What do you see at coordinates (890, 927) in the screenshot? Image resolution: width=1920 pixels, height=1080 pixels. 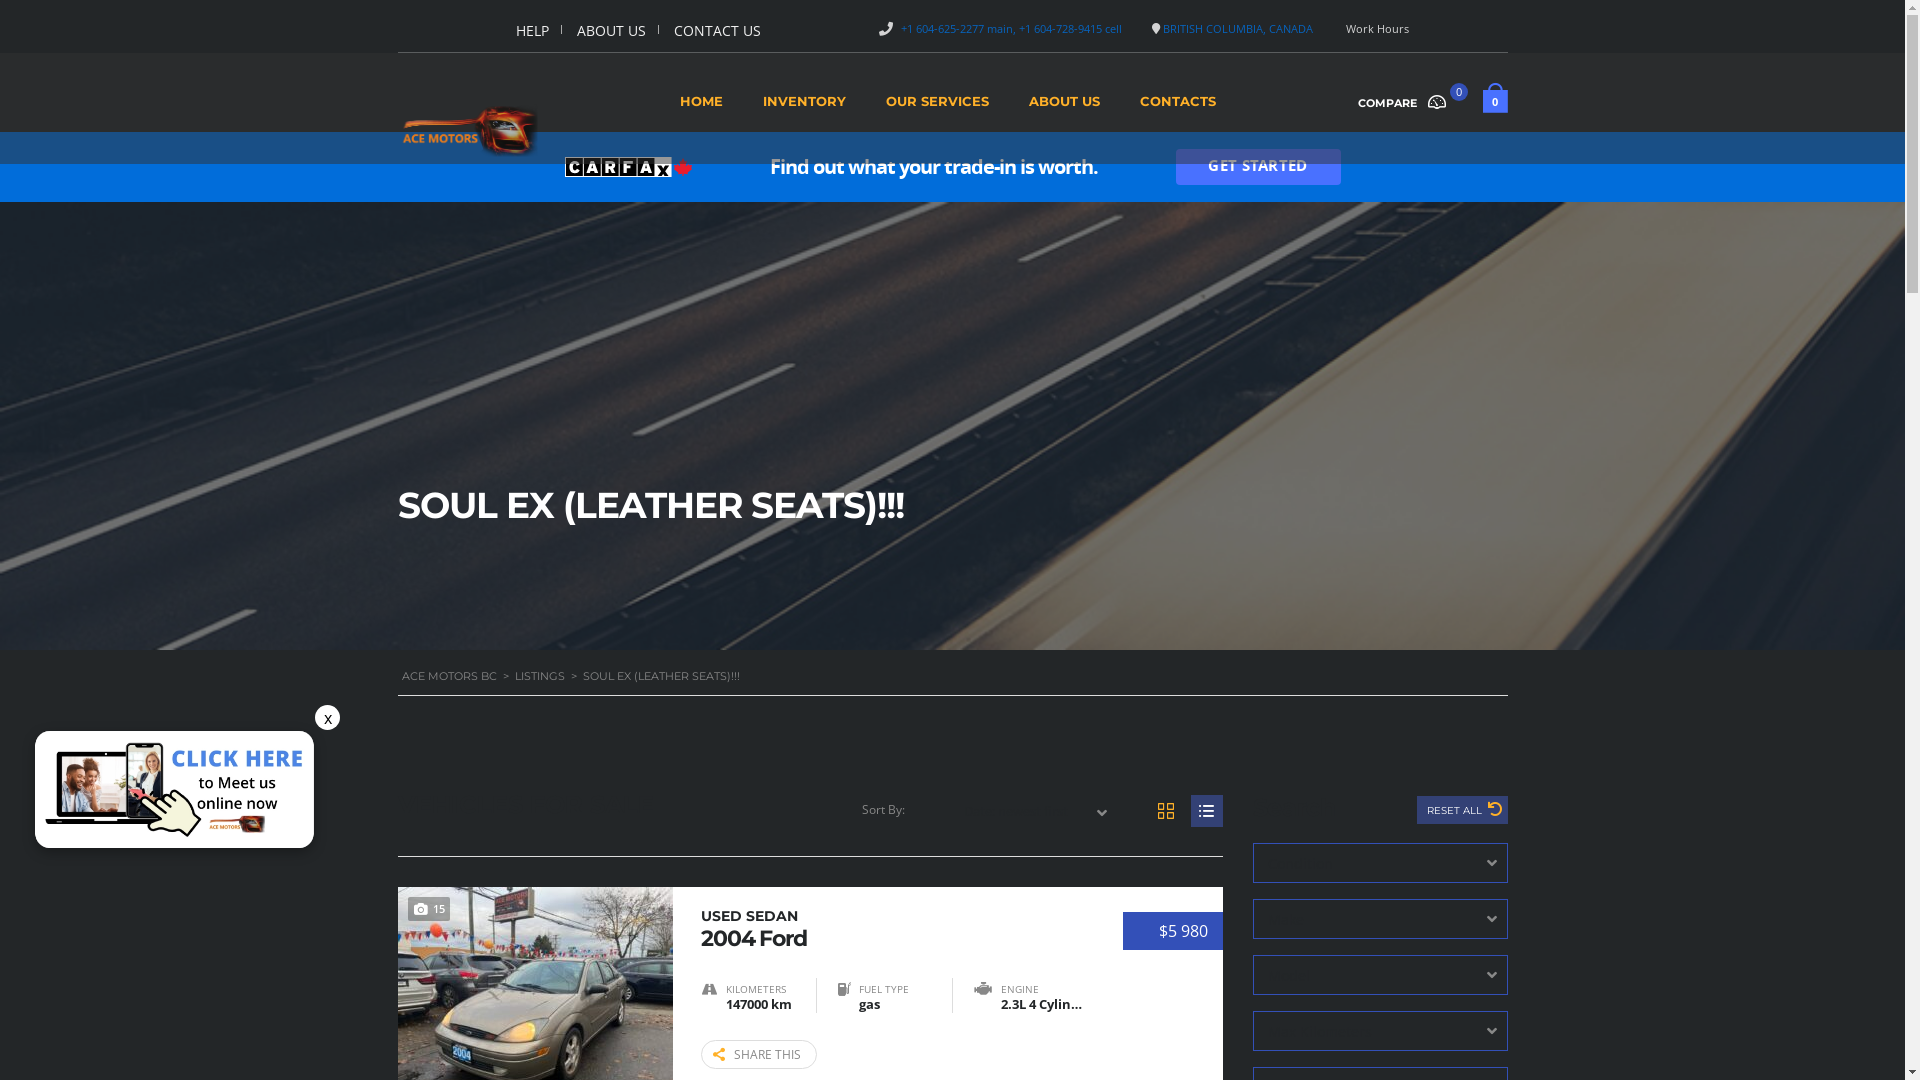 I see `'USED SEDAN` at bounding box center [890, 927].